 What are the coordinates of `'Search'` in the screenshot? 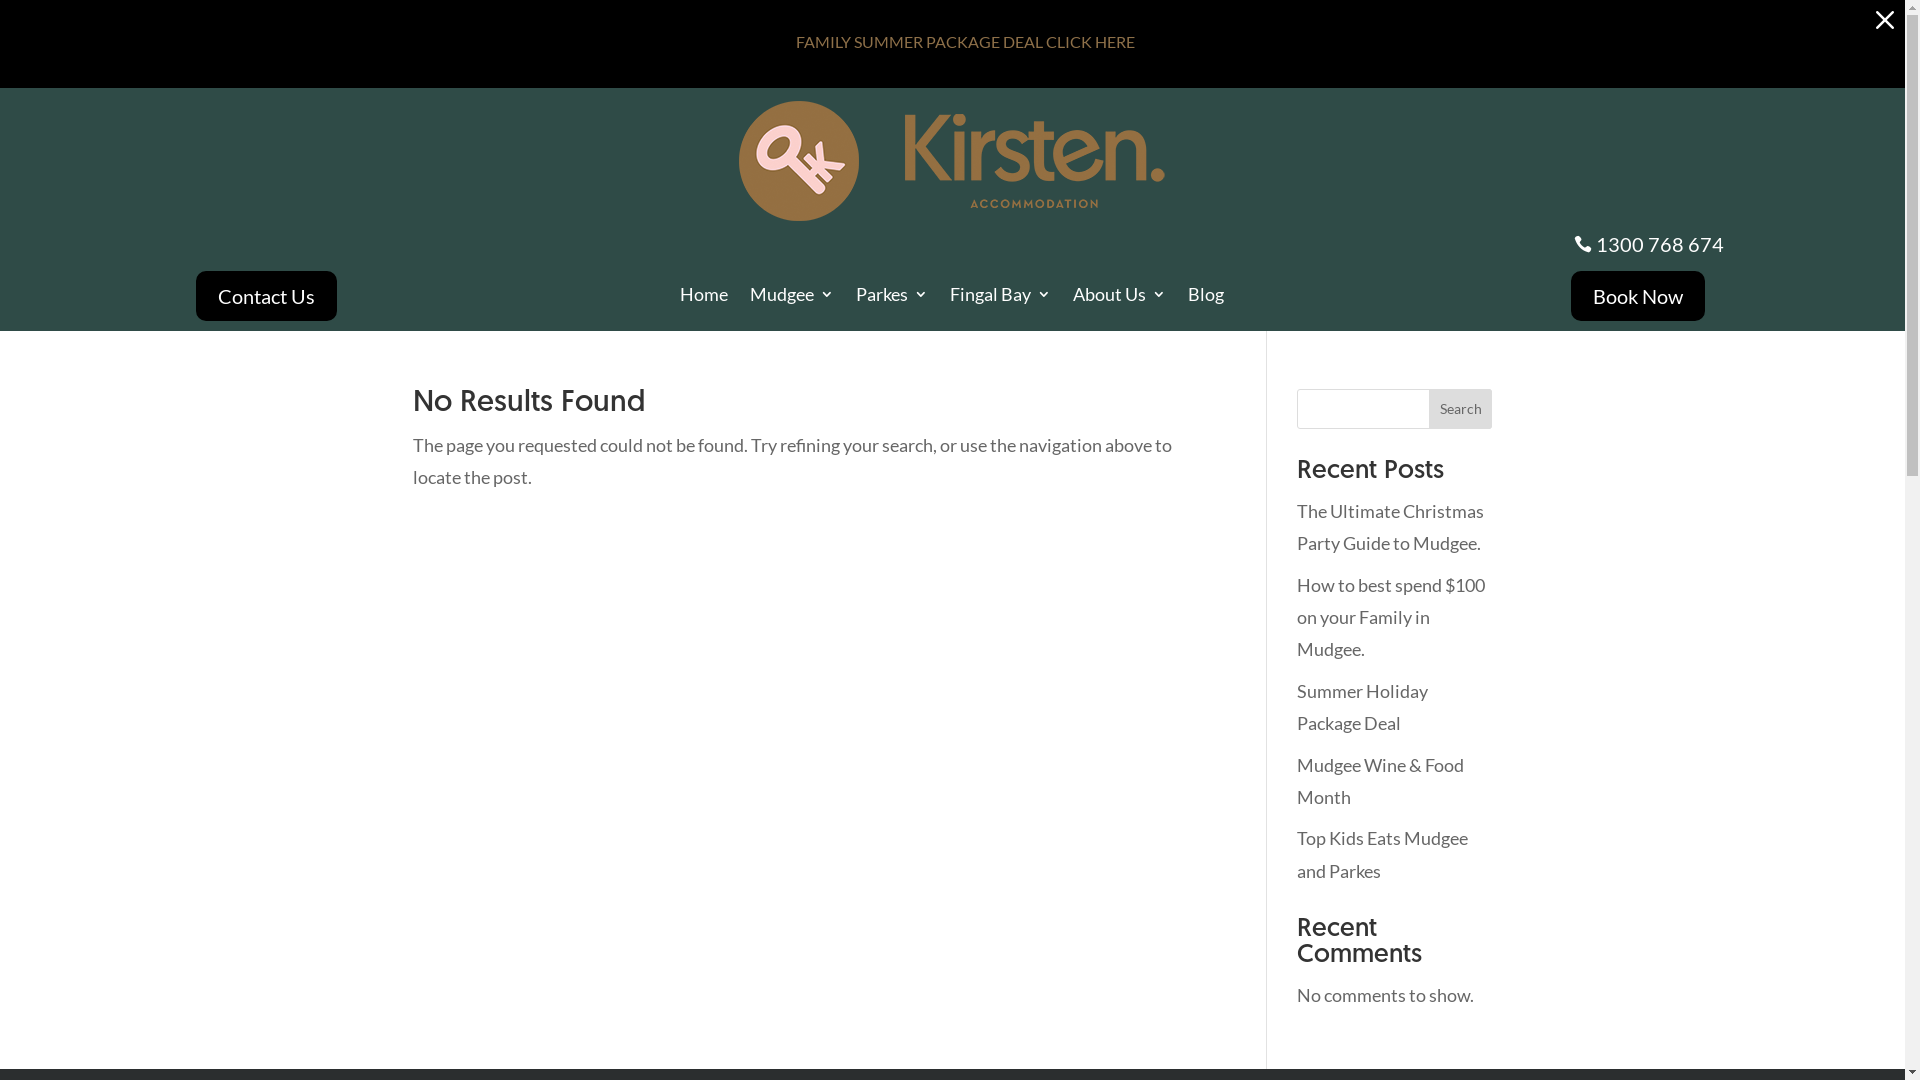 It's located at (1460, 407).